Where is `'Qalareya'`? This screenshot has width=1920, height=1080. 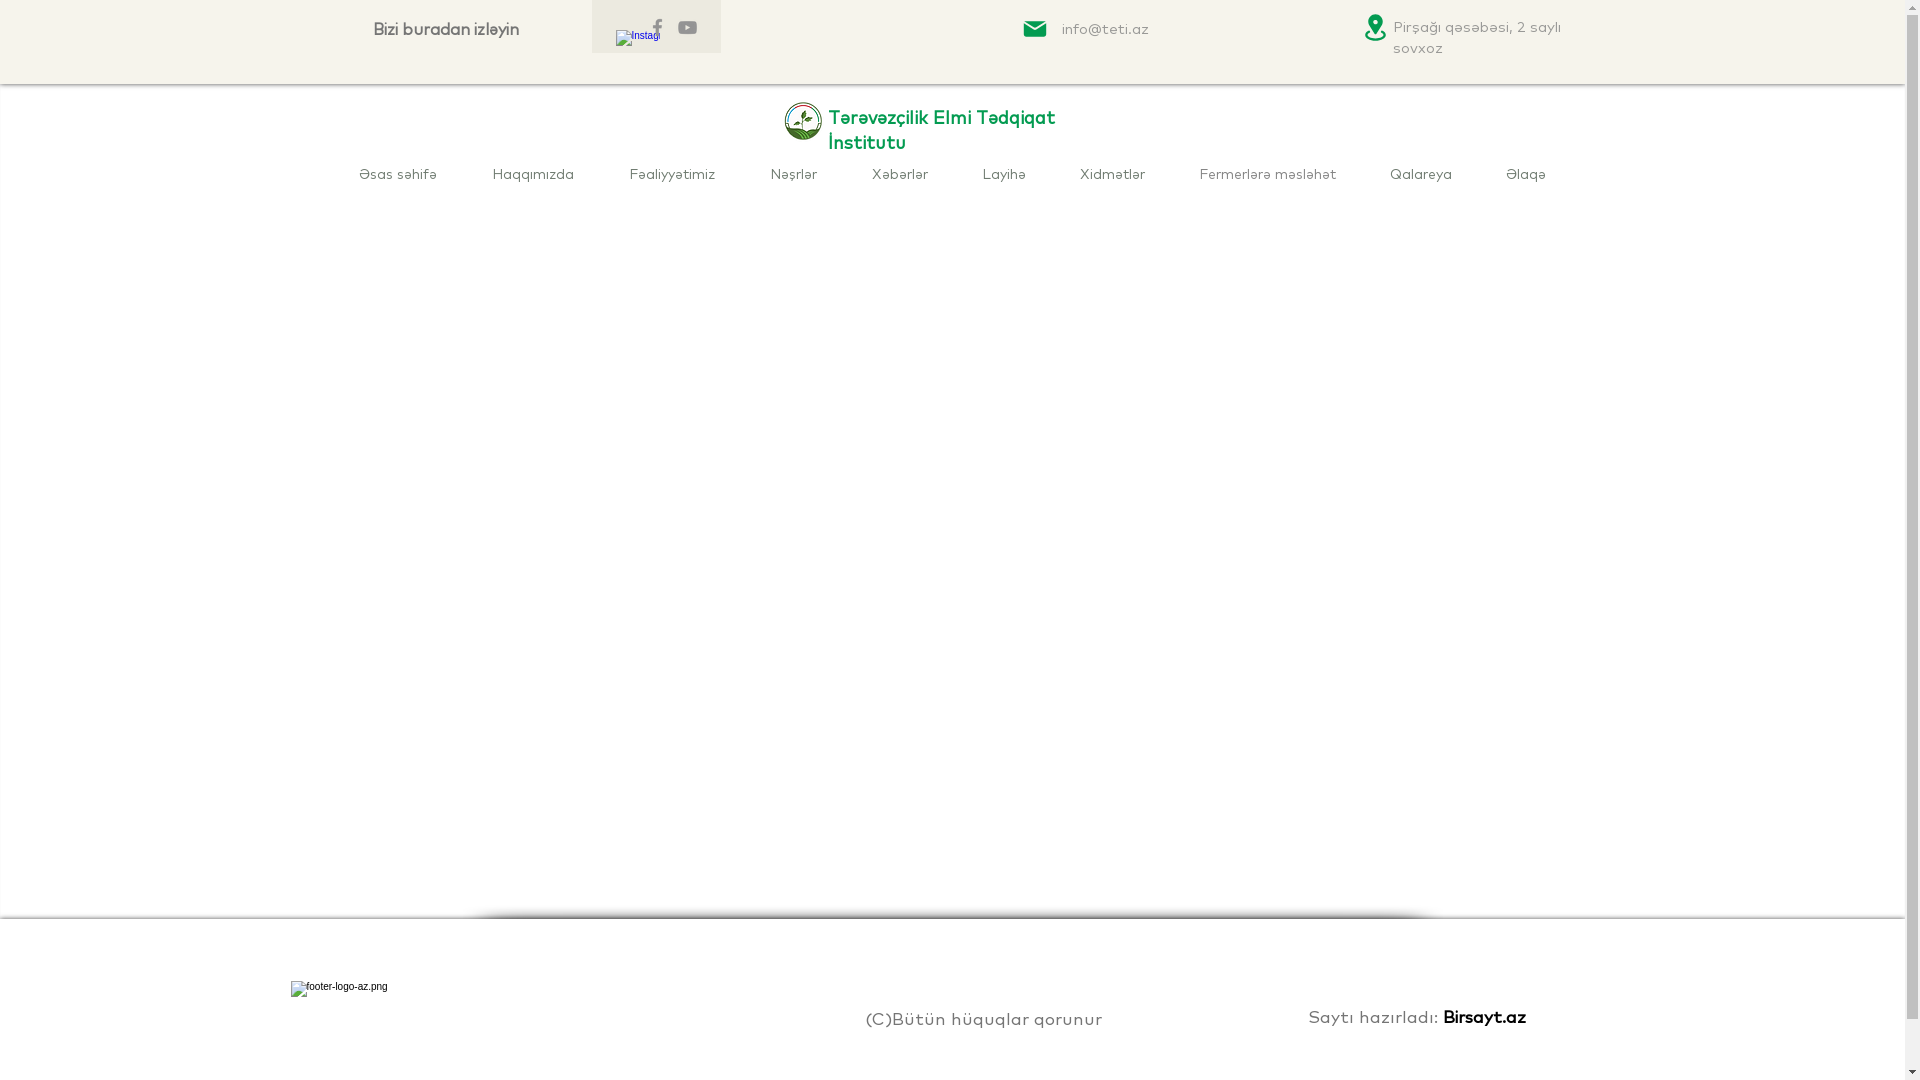
'Qalareya' is located at coordinates (1419, 173).